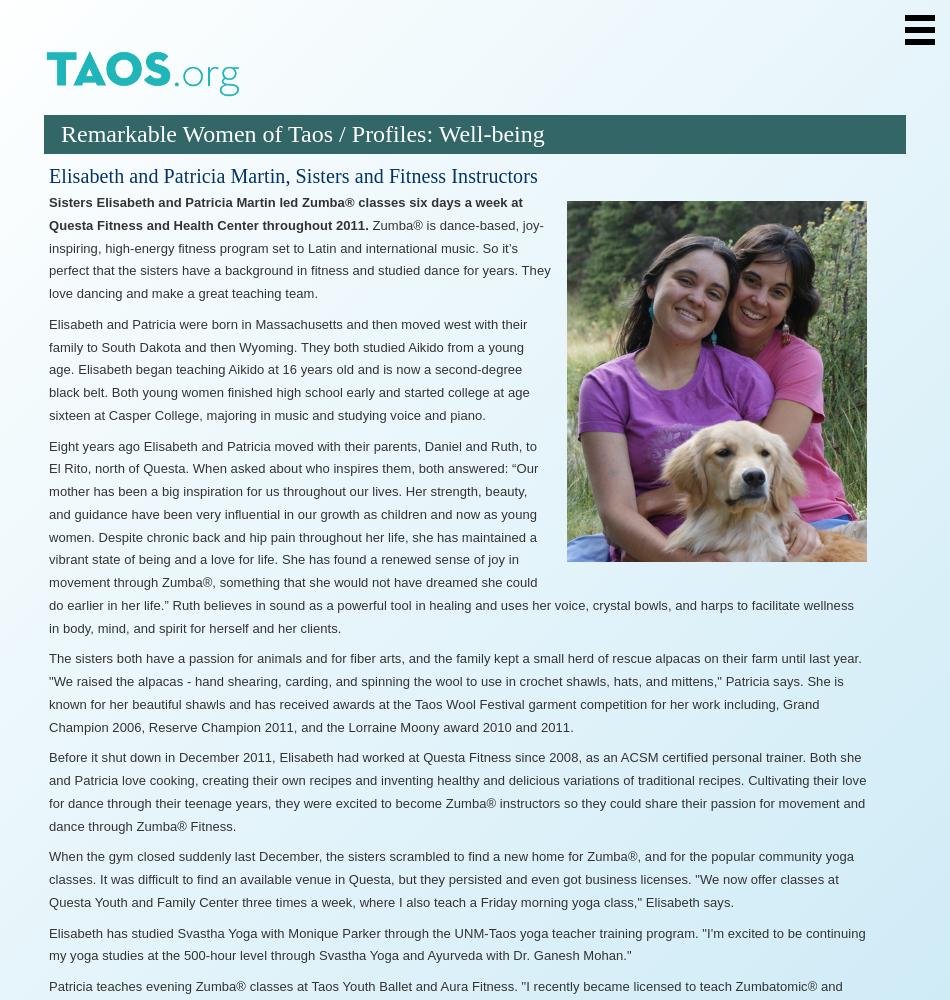 The image size is (950, 1000). What do you see at coordinates (172, 285) in the screenshot?
I see `'Community Profiles'` at bounding box center [172, 285].